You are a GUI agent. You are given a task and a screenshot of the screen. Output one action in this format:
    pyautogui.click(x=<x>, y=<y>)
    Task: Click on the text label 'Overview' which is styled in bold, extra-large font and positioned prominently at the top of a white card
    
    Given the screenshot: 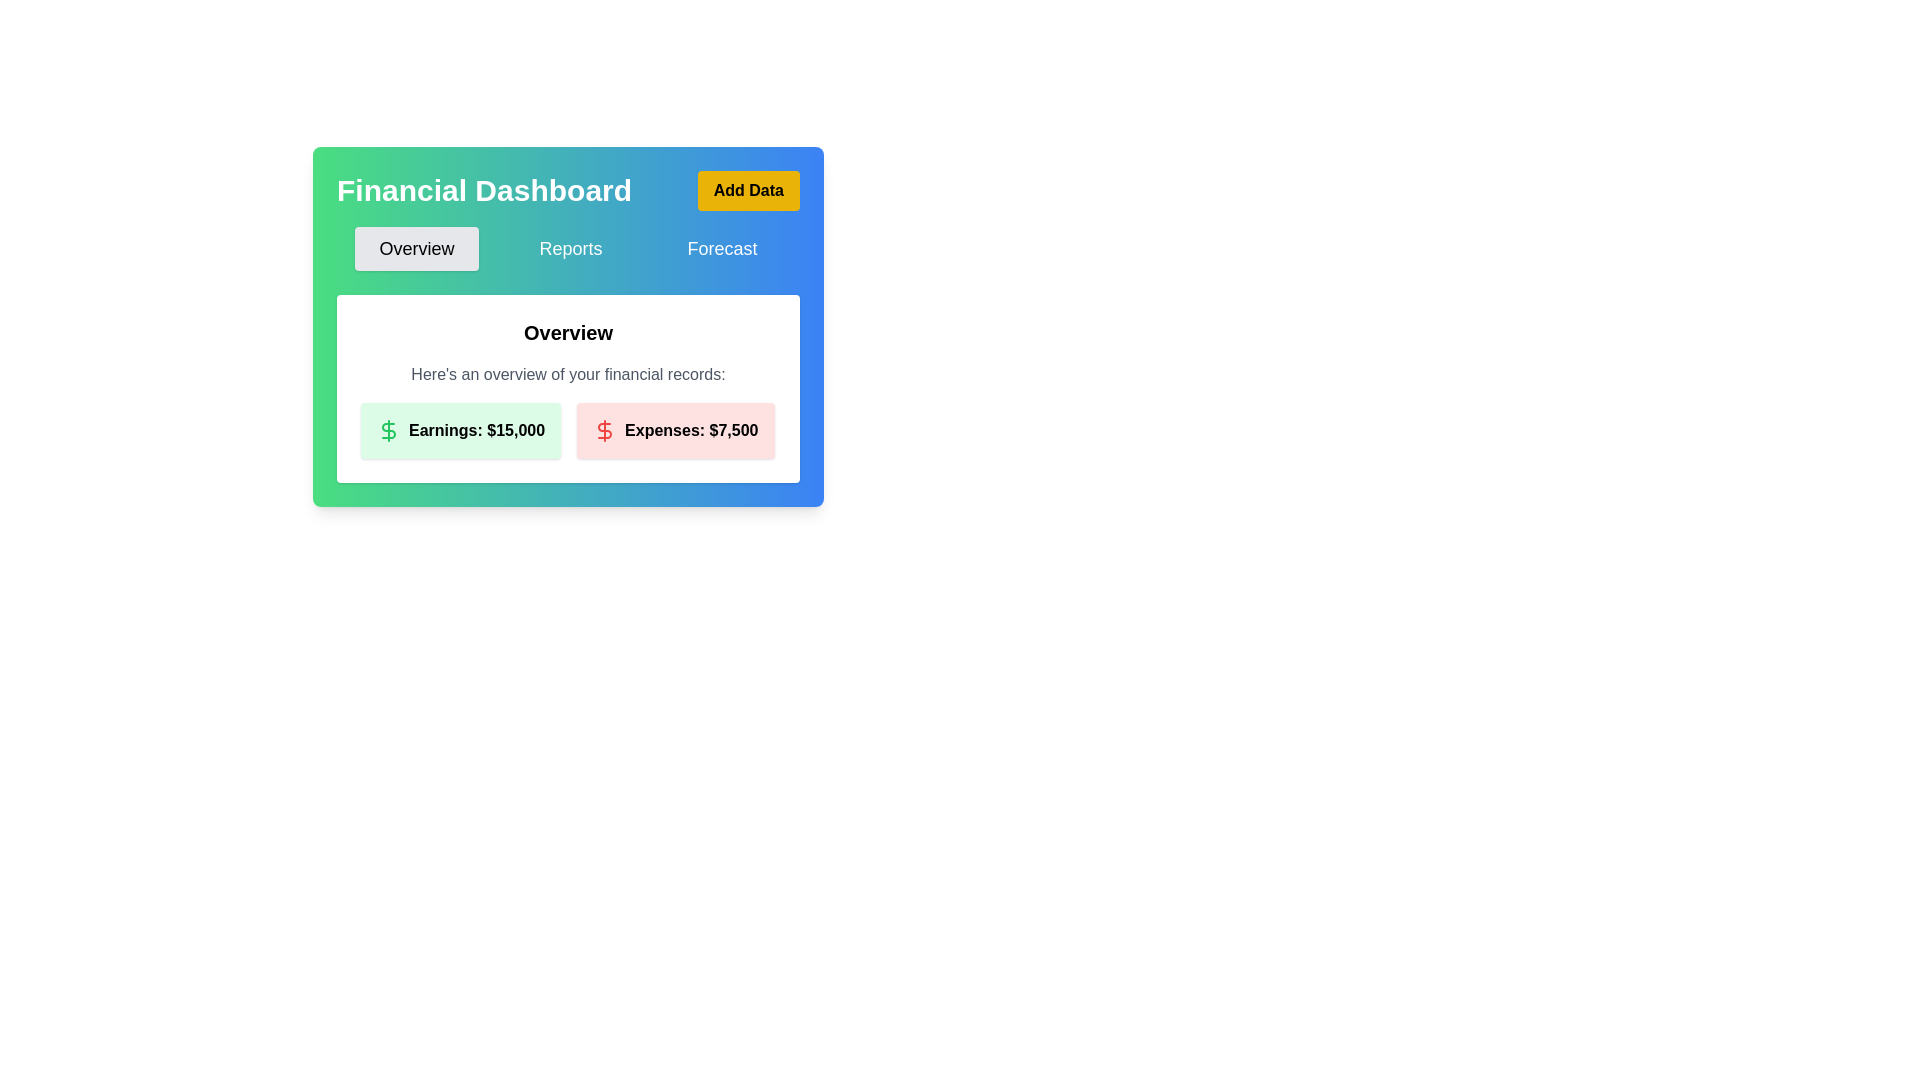 What is the action you would take?
    pyautogui.click(x=567, y=331)
    